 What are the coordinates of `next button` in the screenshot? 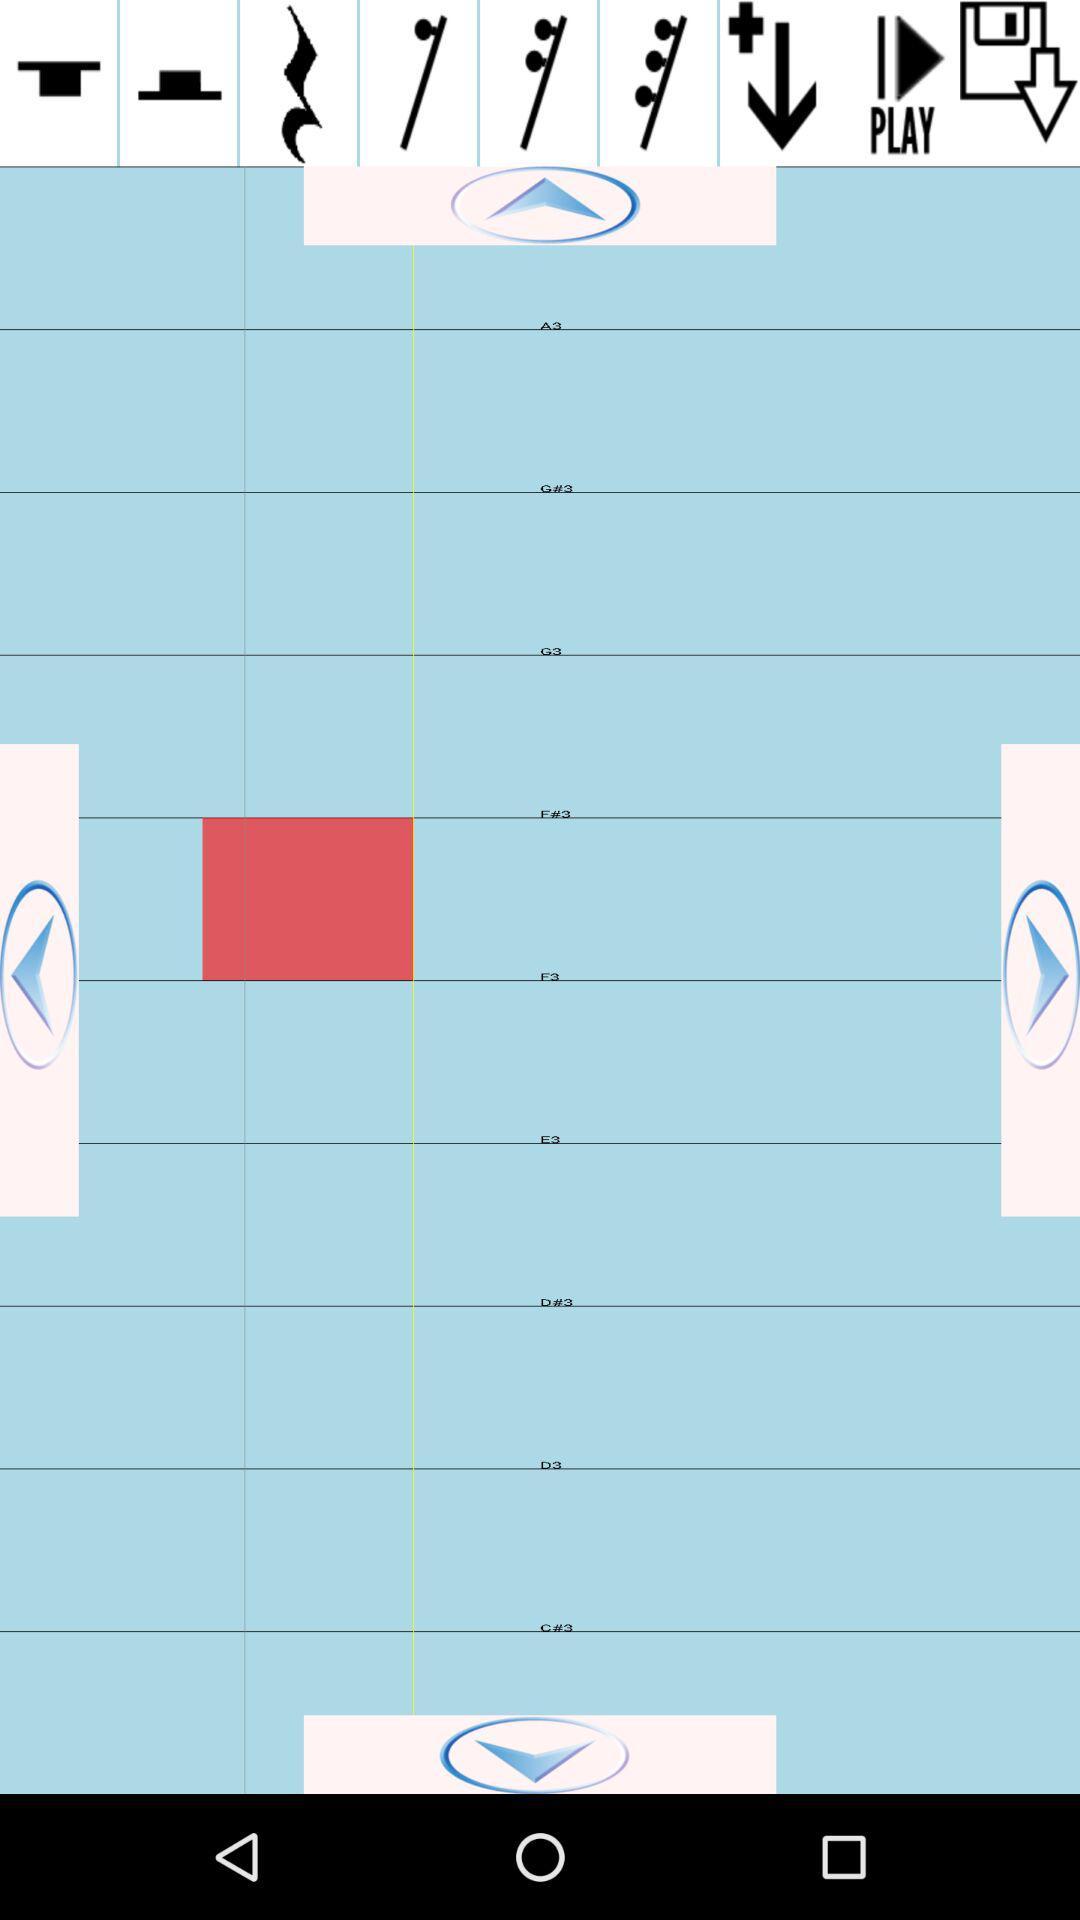 It's located at (1039, 980).